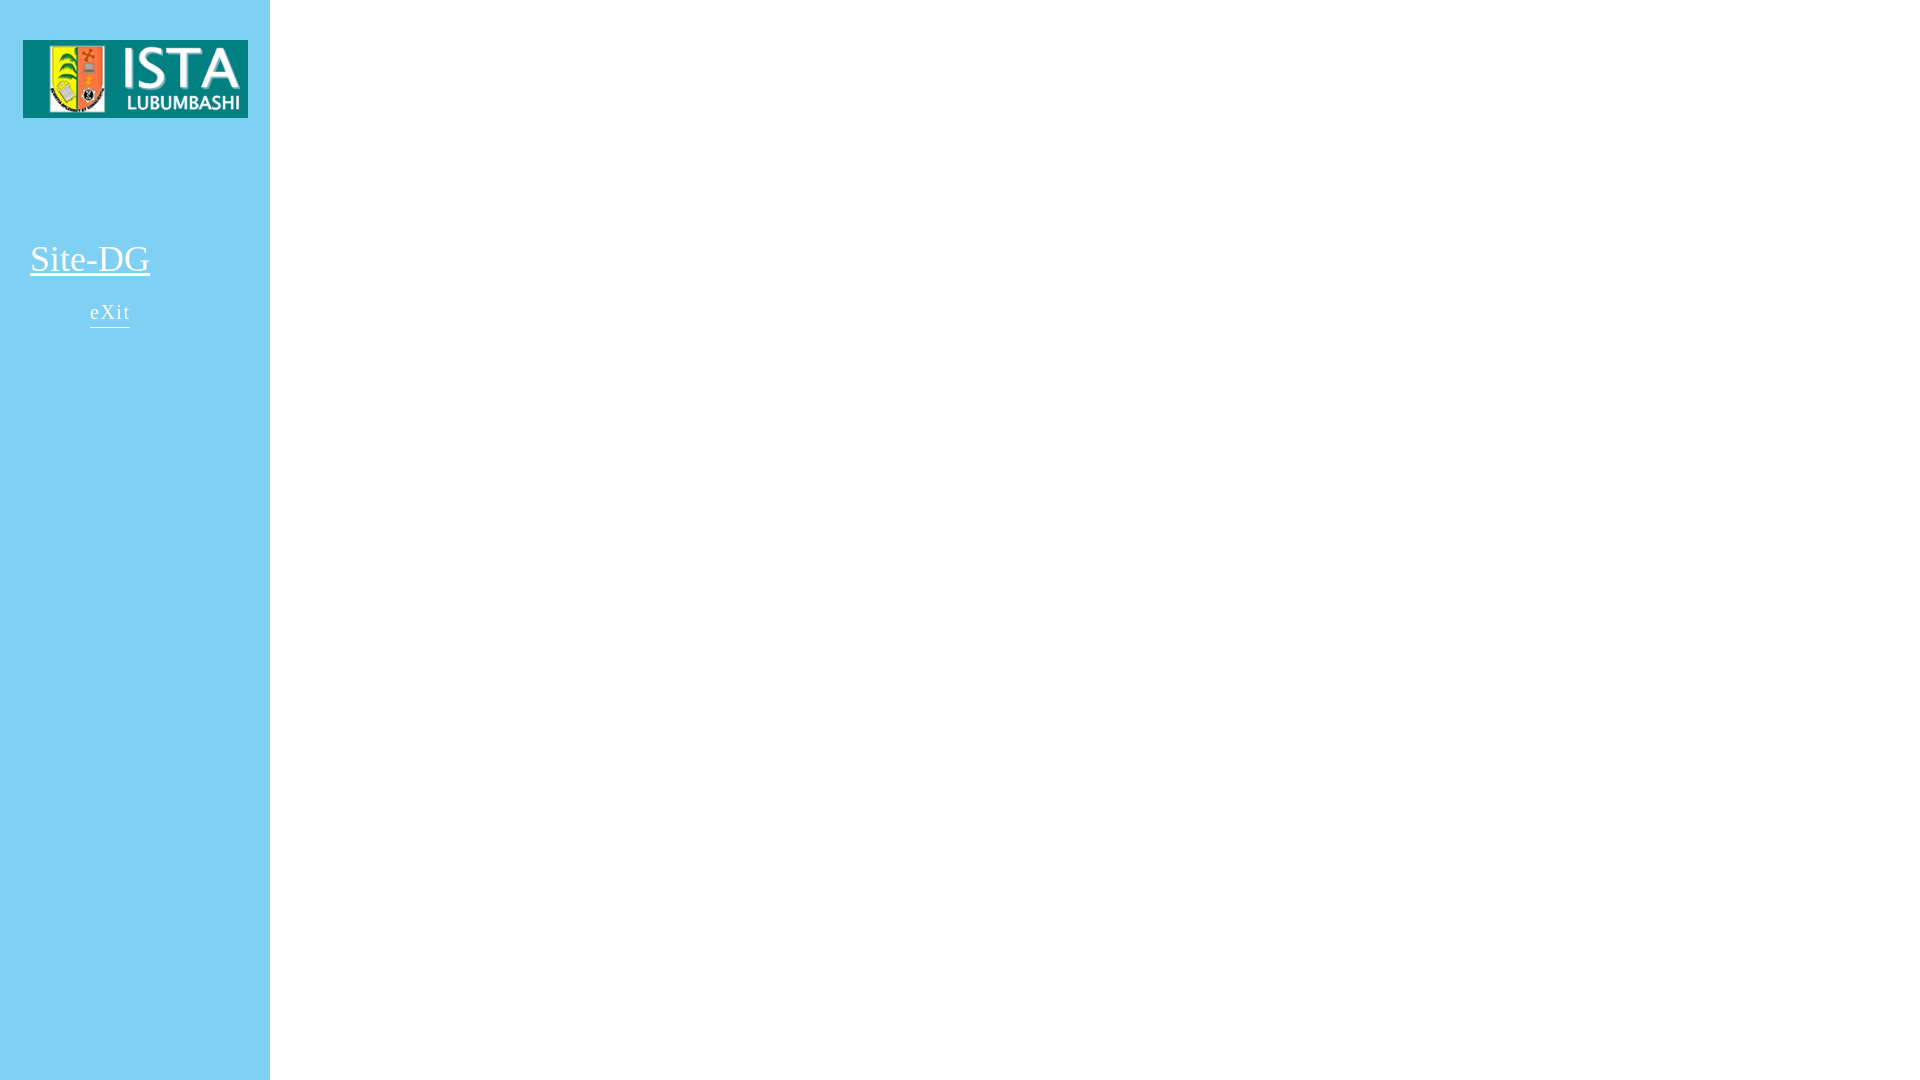  What do you see at coordinates (109, 314) in the screenshot?
I see `'eXit'` at bounding box center [109, 314].